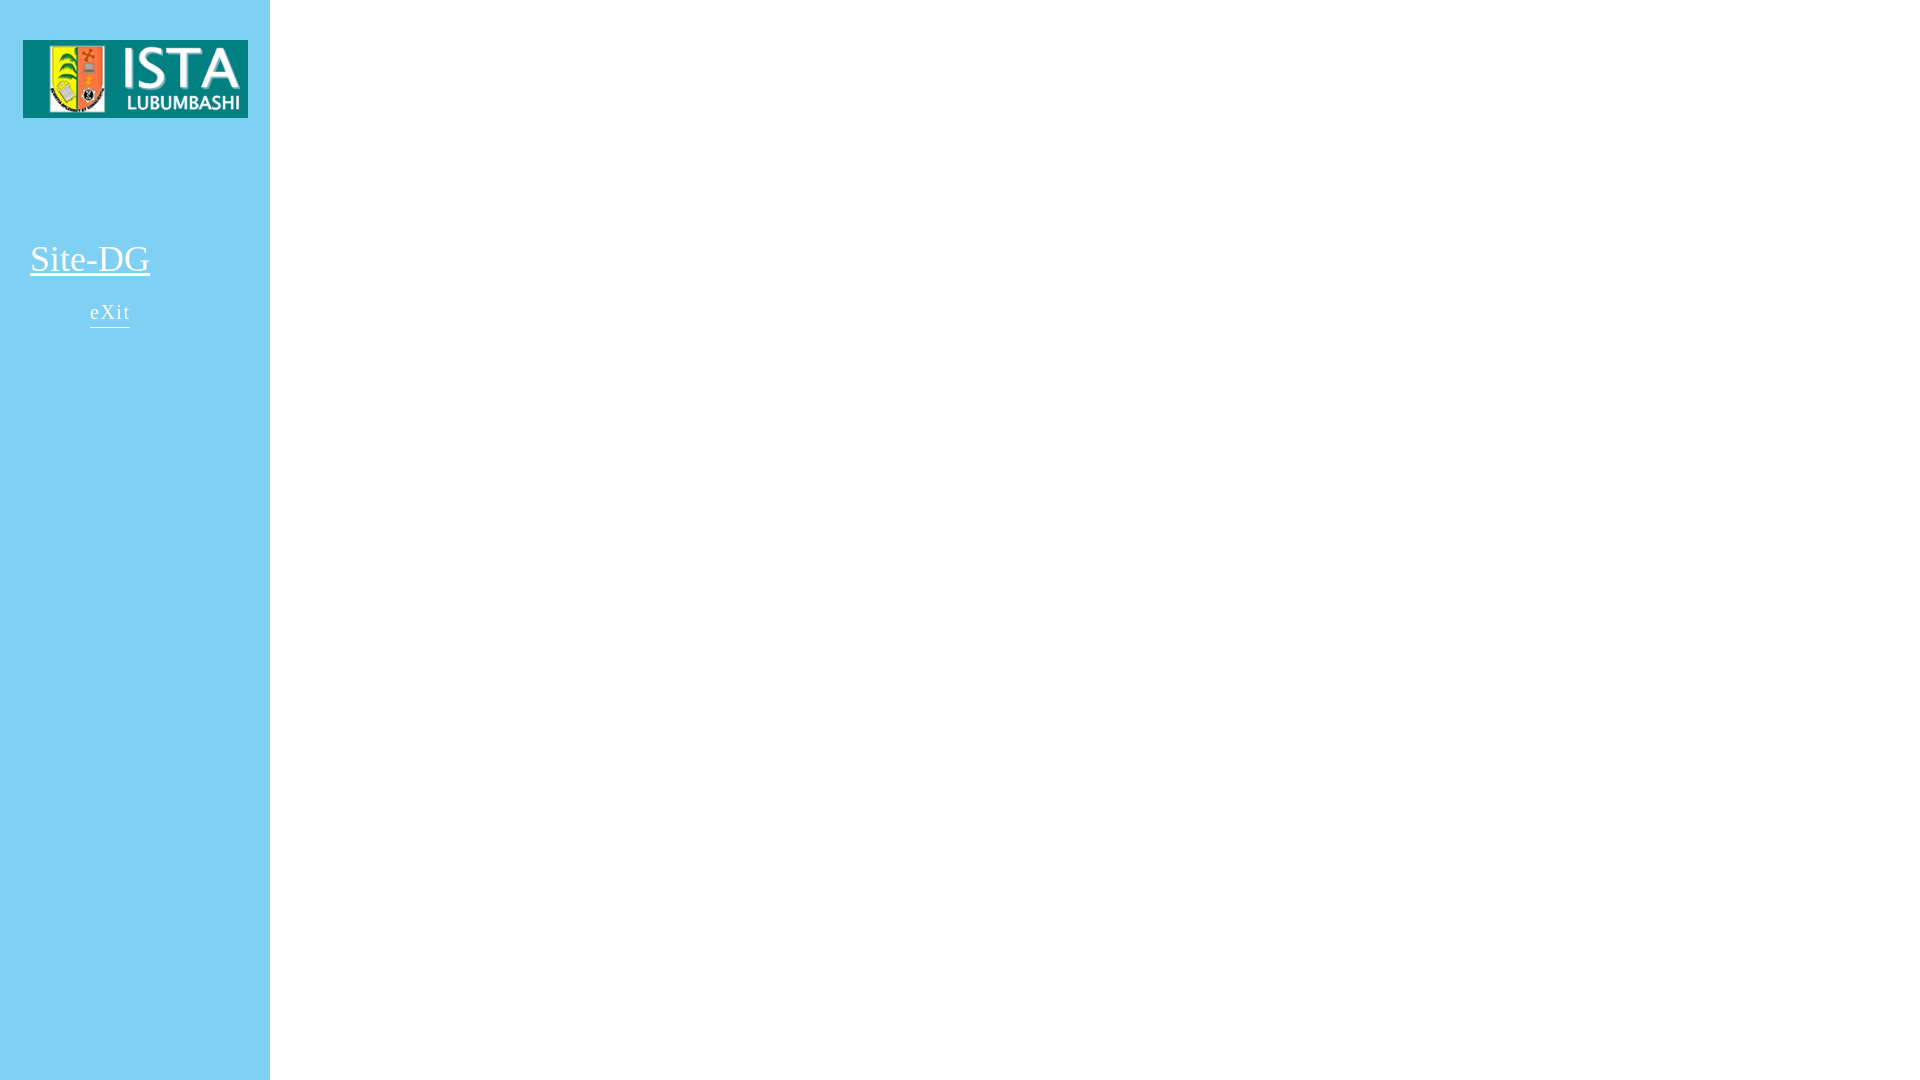  What do you see at coordinates (109, 314) in the screenshot?
I see `'eXit'` at bounding box center [109, 314].